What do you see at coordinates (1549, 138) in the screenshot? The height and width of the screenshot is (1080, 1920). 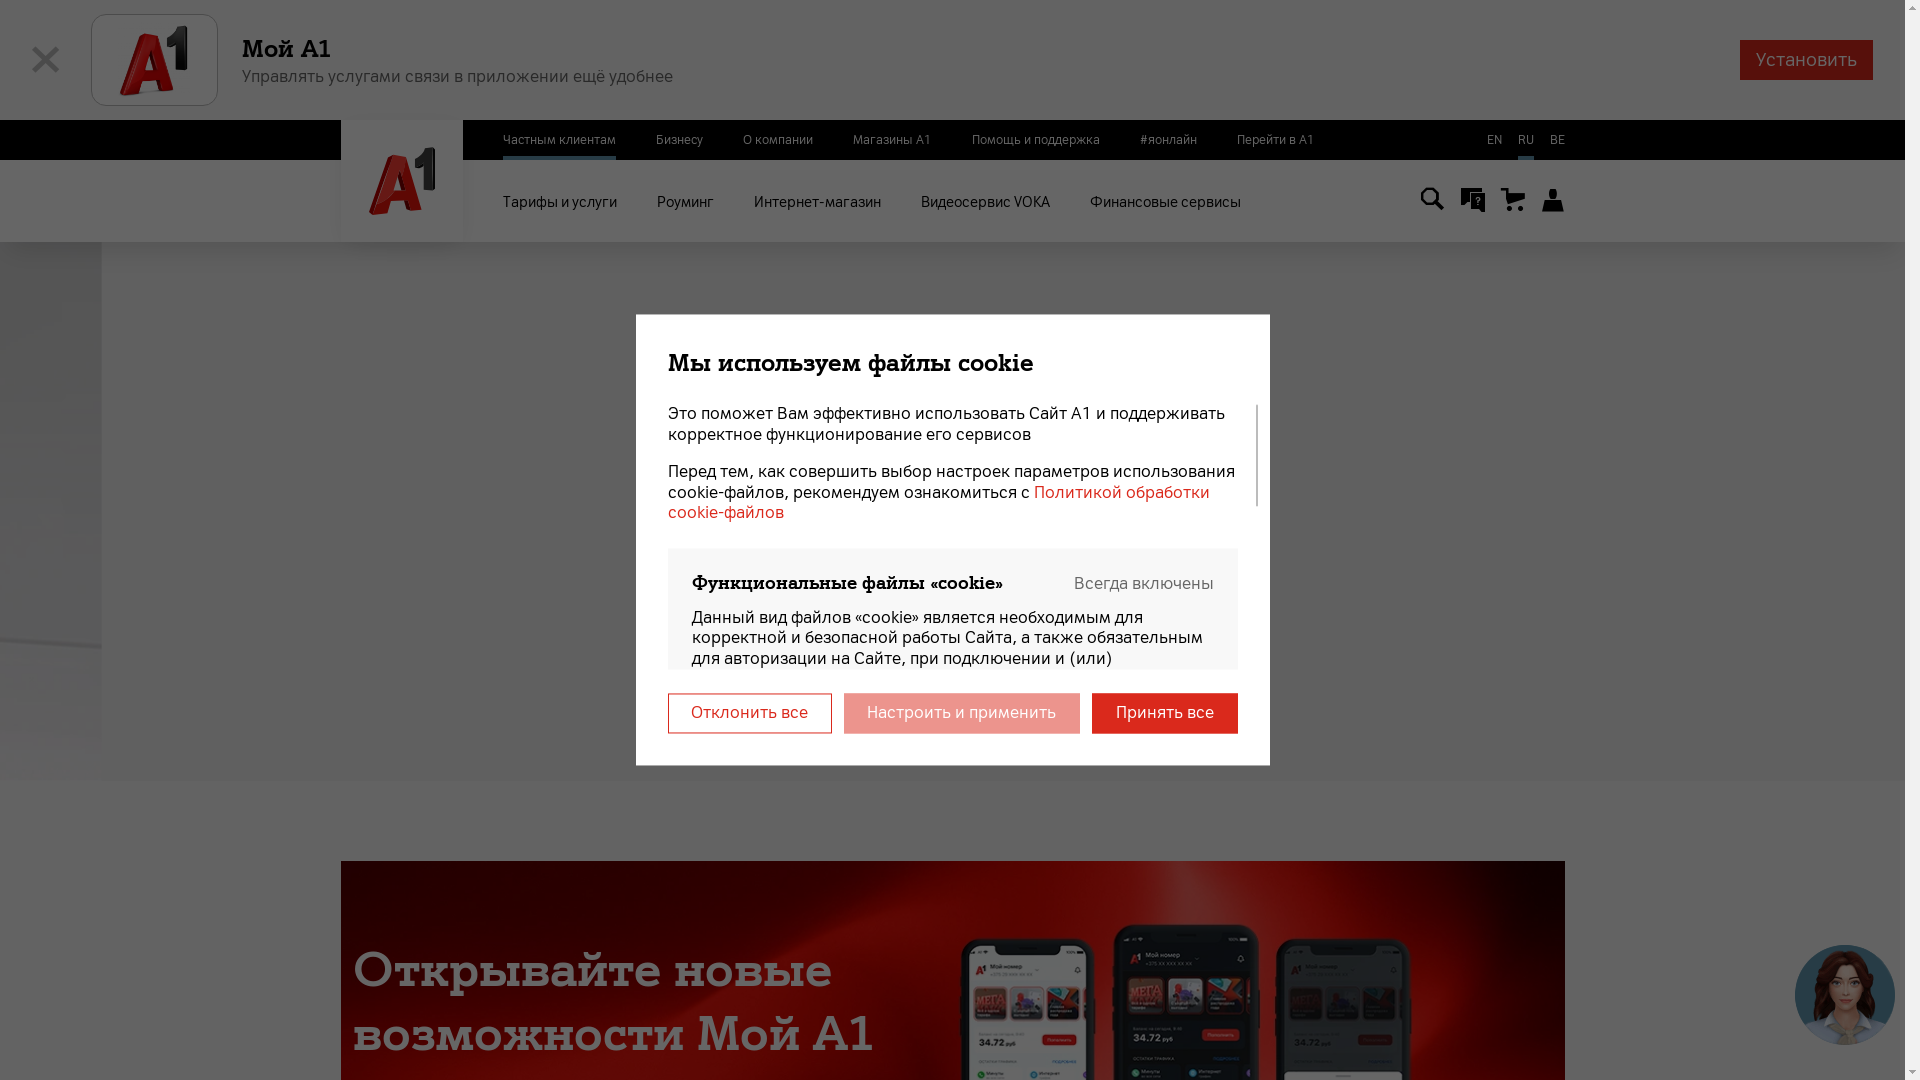 I see `'BE'` at bounding box center [1549, 138].